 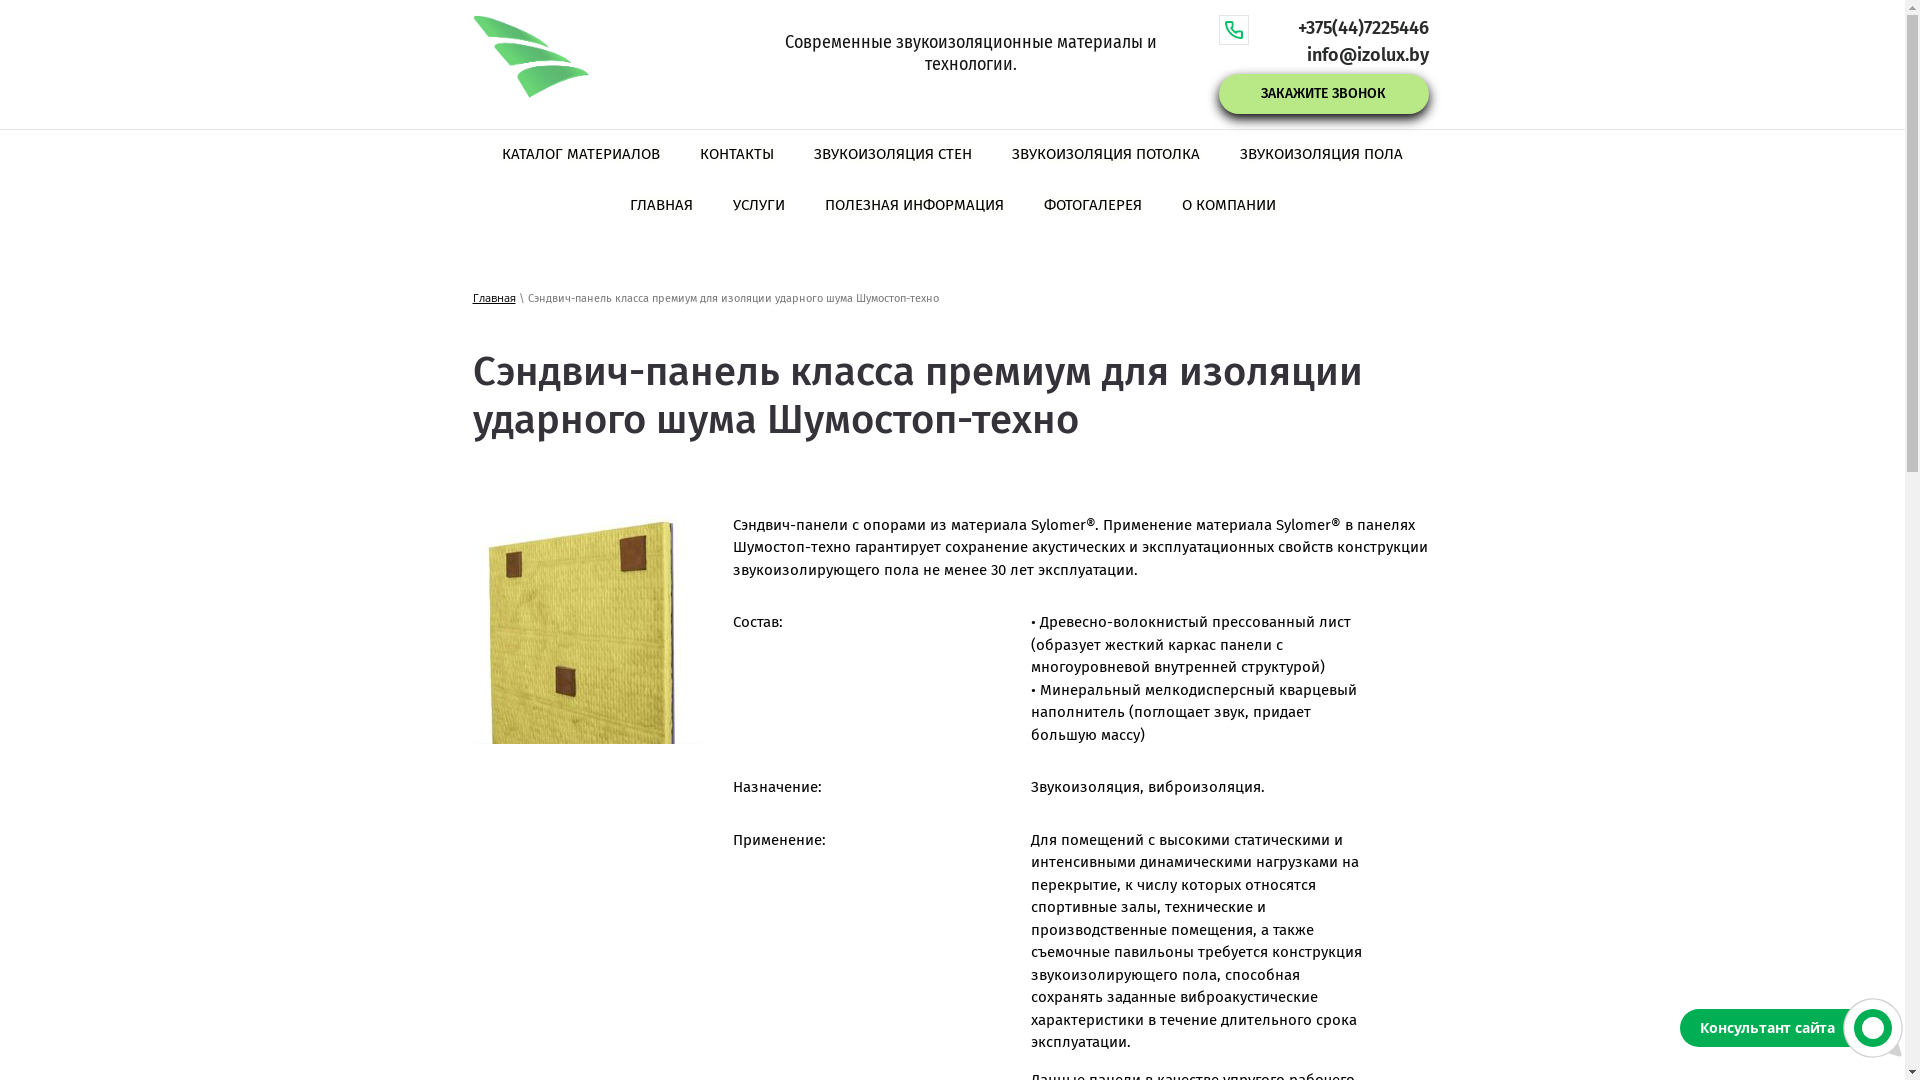 I want to click on '+375(44)7225446', so click(x=1362, y=27).